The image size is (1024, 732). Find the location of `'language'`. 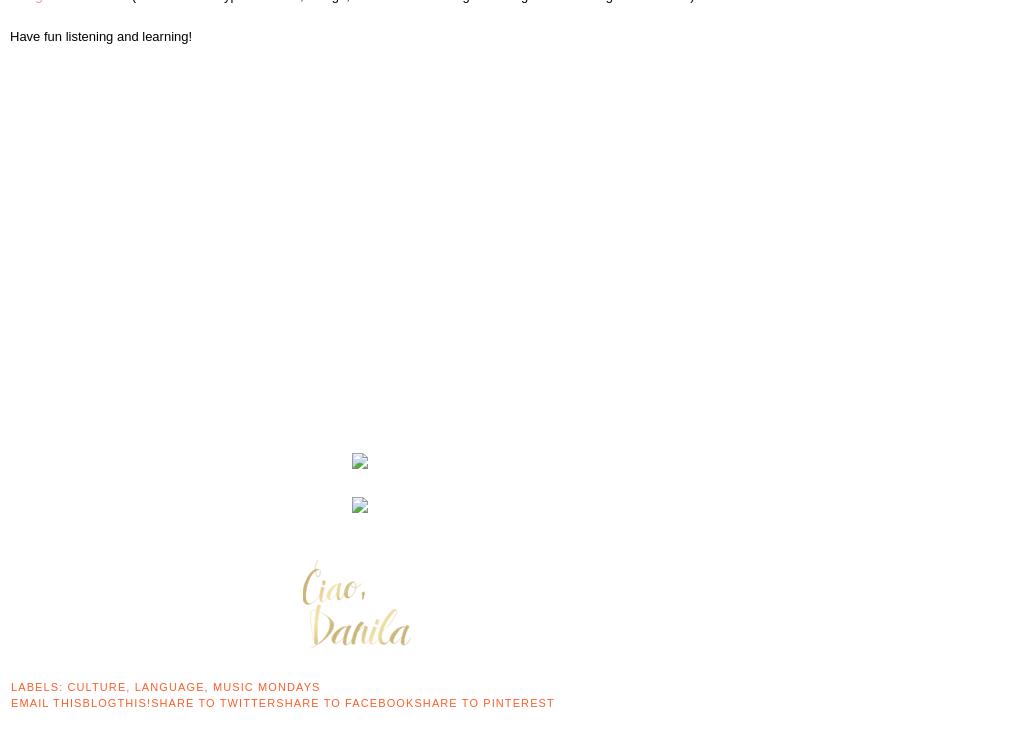

'language' is located at coordinates (167, 686).